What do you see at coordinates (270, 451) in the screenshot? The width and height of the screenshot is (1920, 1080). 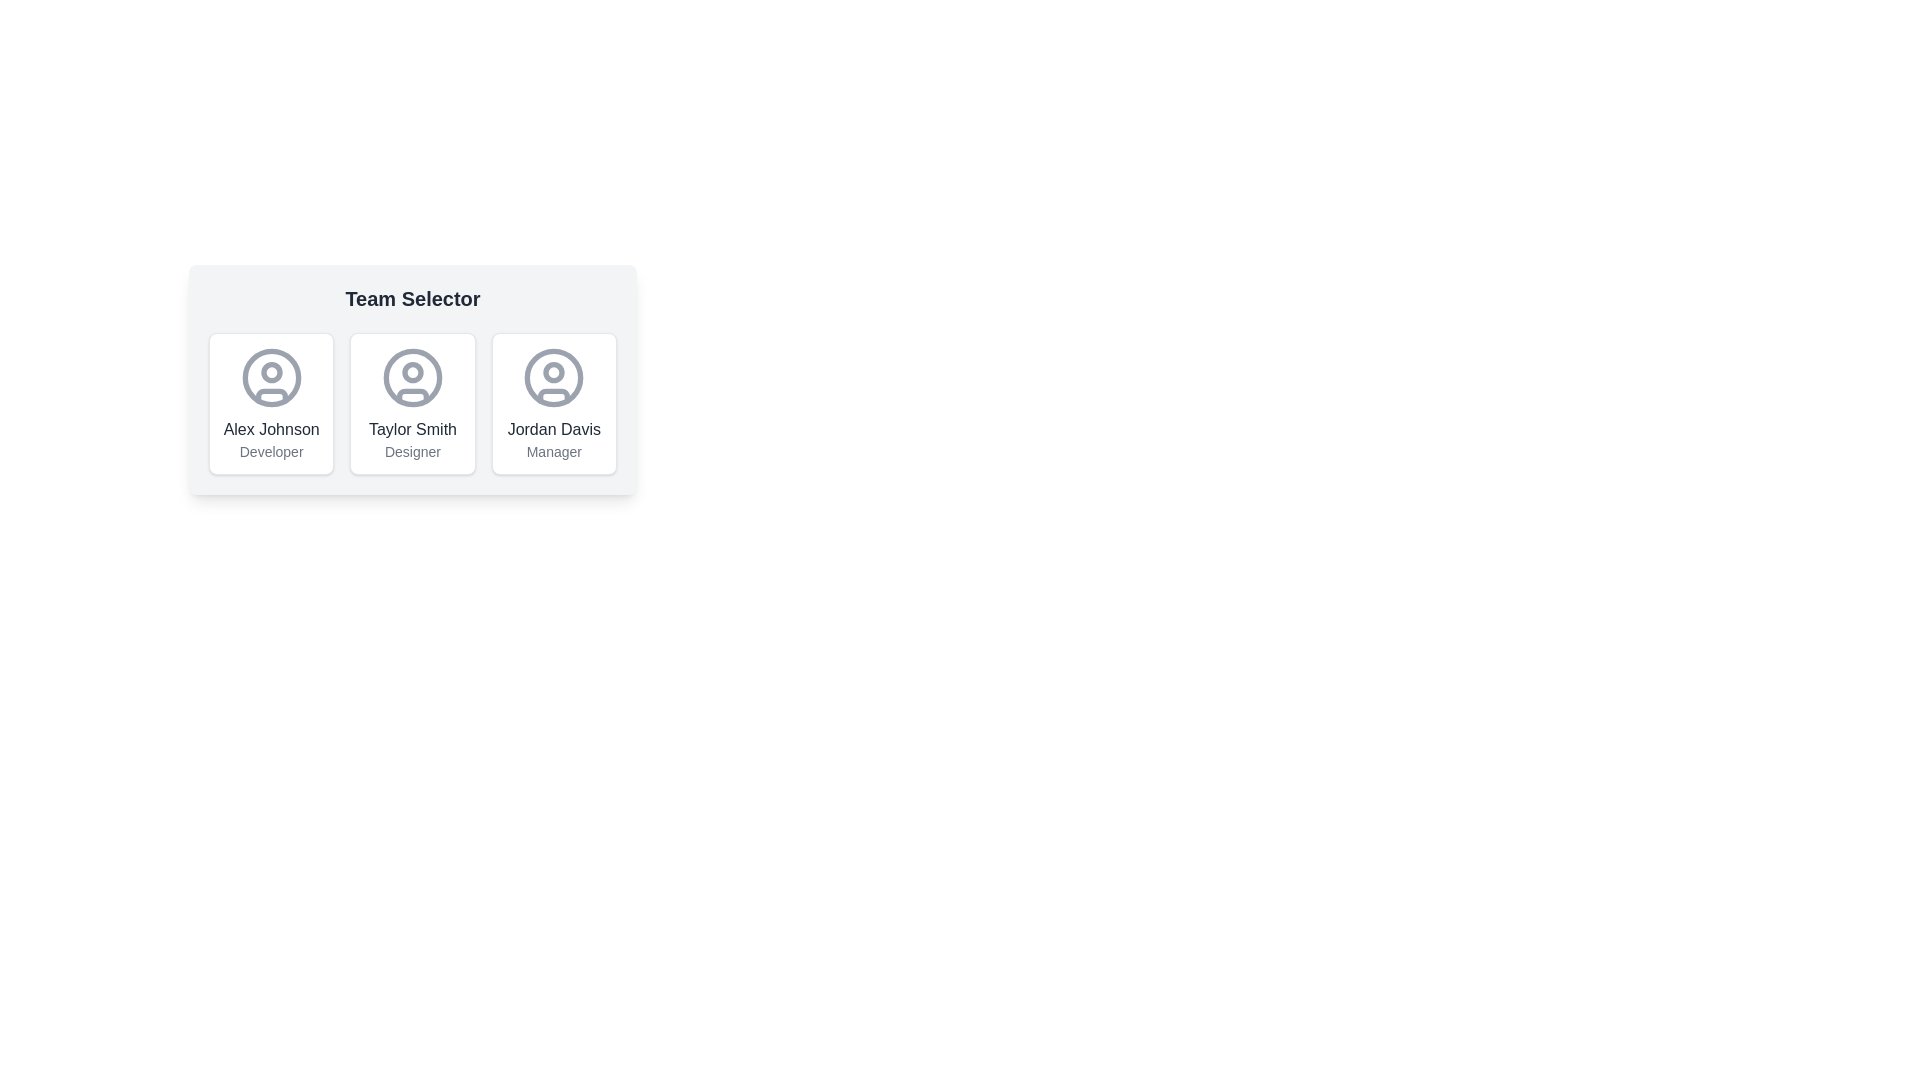 I see `the text label indicating the role or position of 'Alex Johnson', located at the bottom section of the card` at bounding box center [270, 451].